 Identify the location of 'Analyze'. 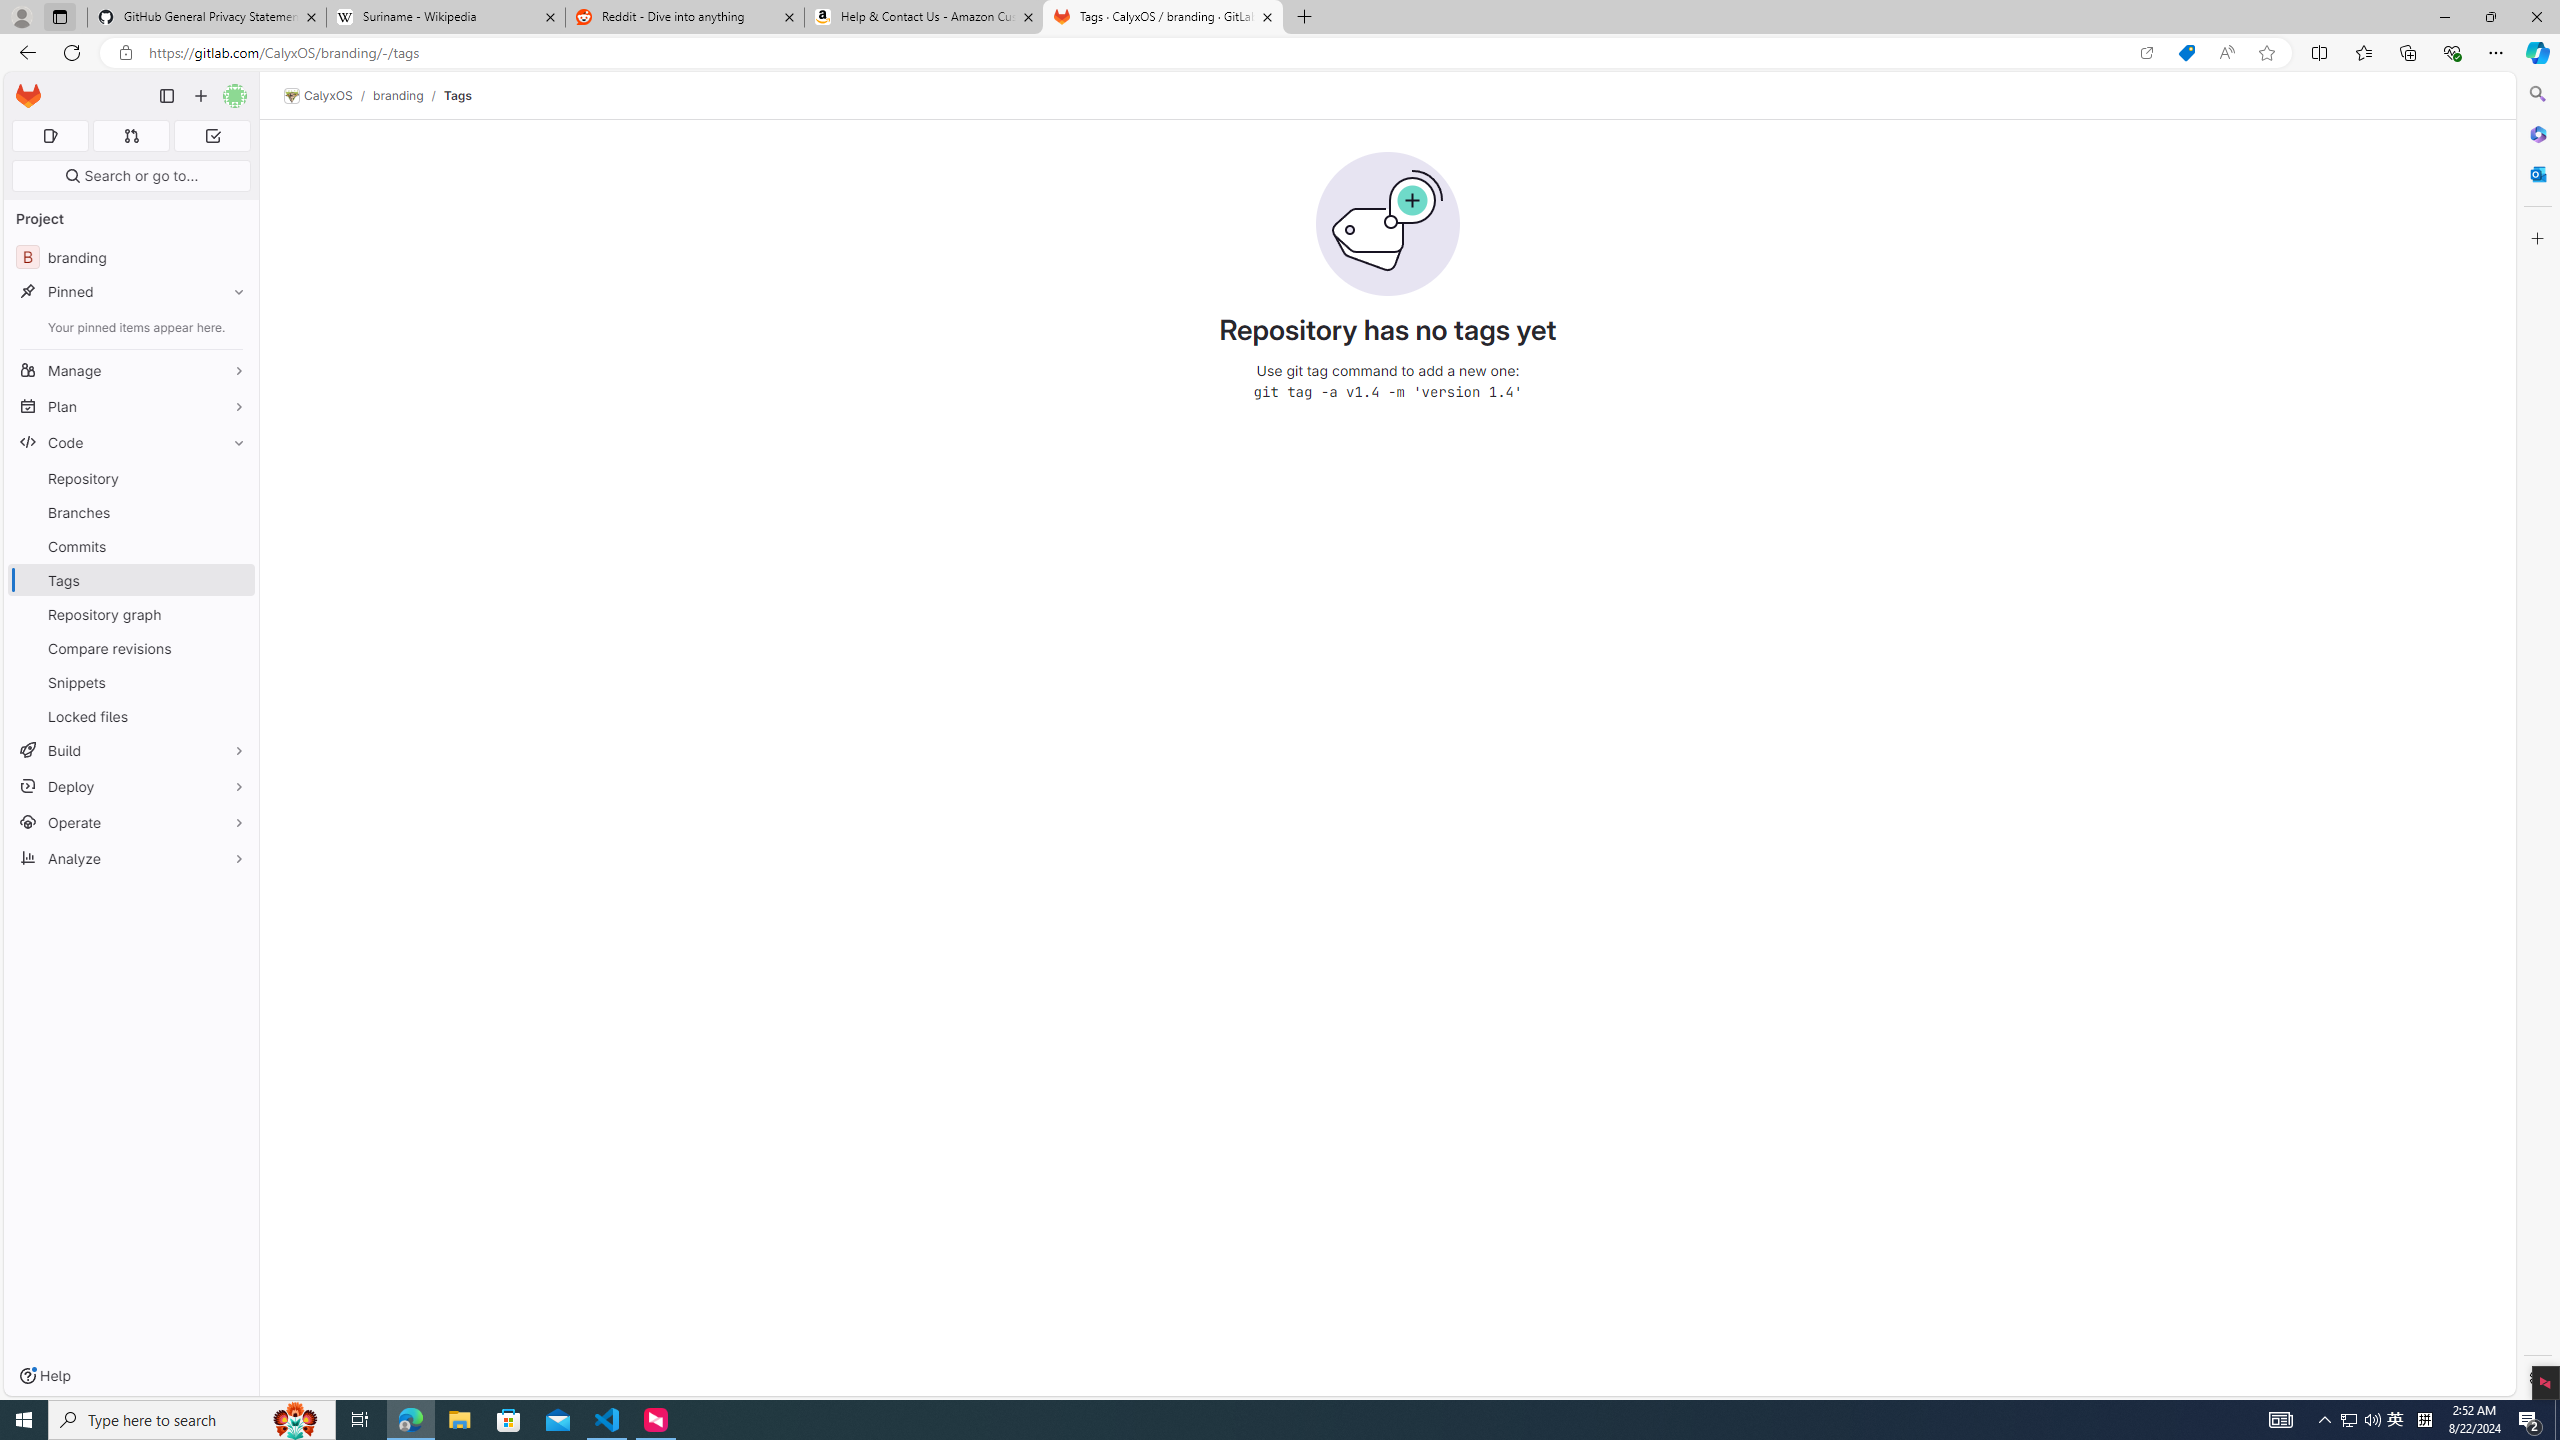
(130, 857).